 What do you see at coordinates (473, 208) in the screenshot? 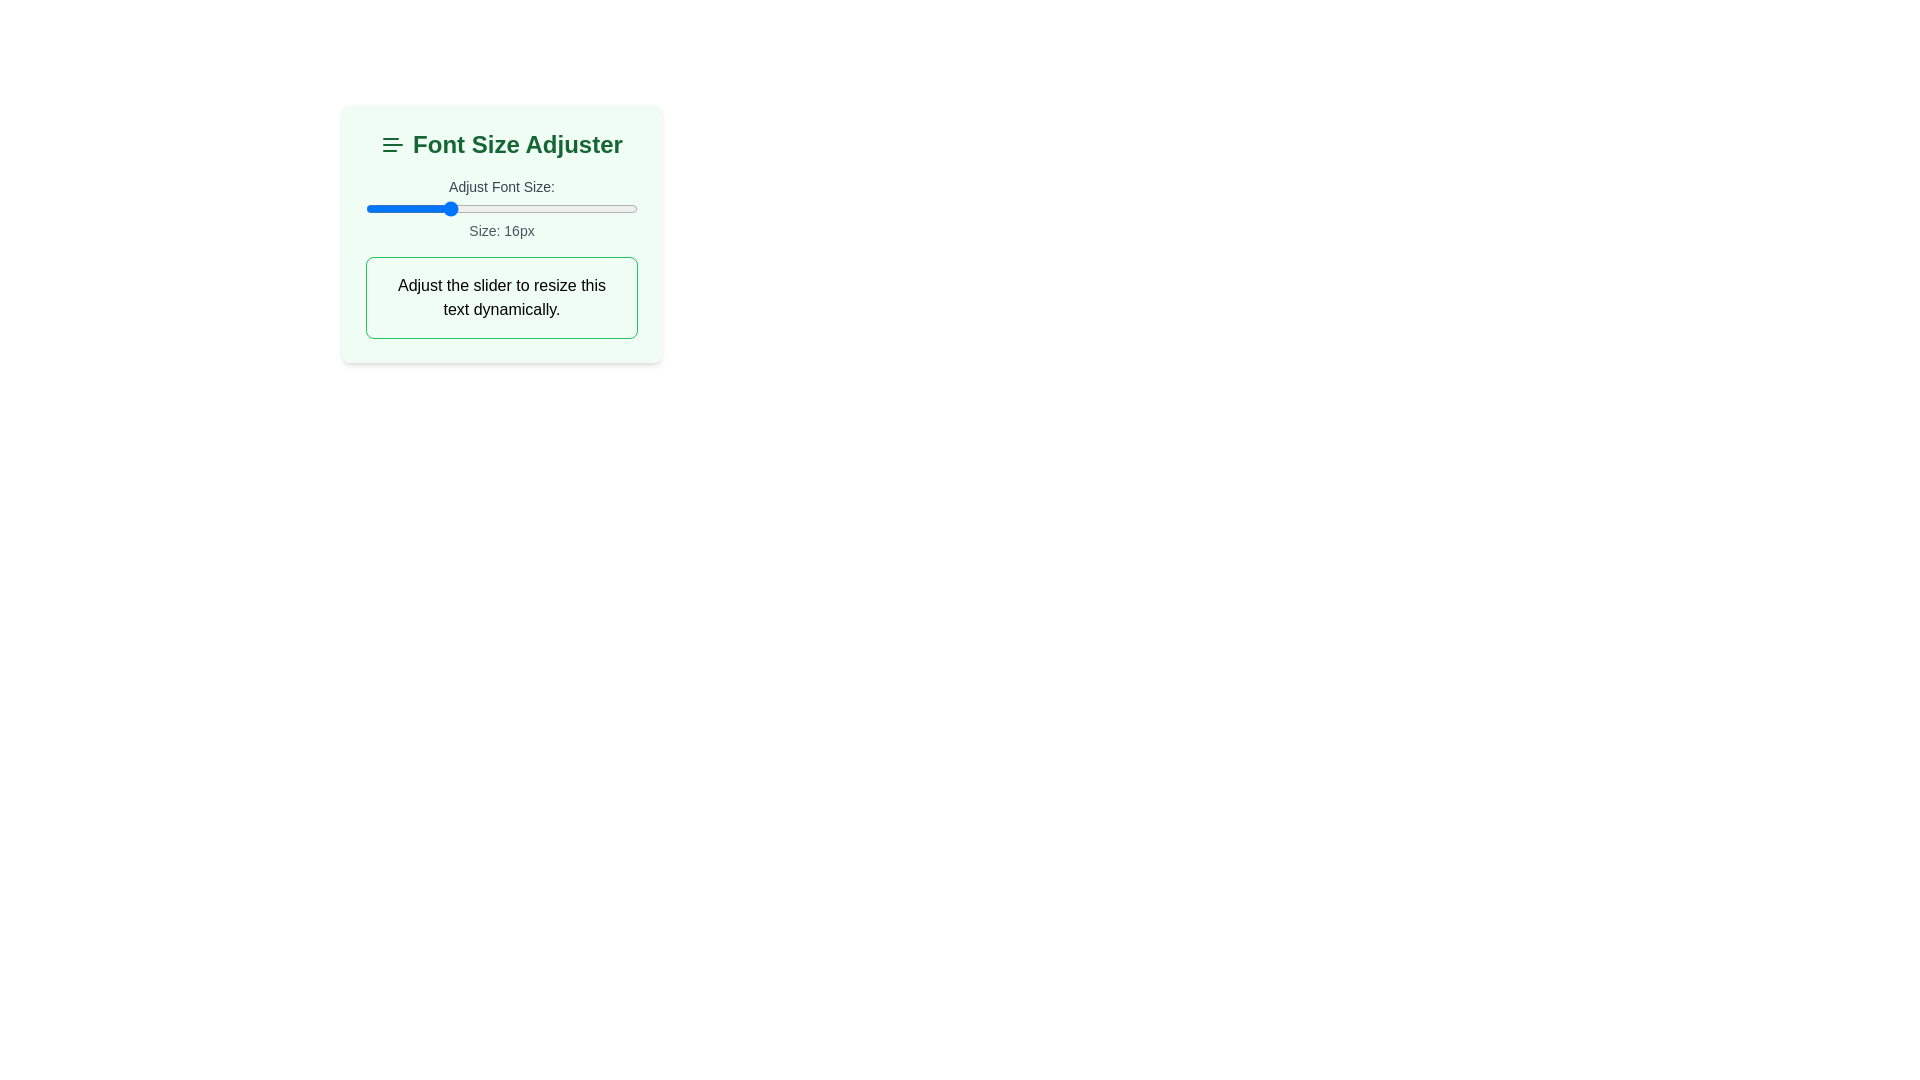
I see `the slider to set the font size to 18 px` at bounding box center [473, 208].